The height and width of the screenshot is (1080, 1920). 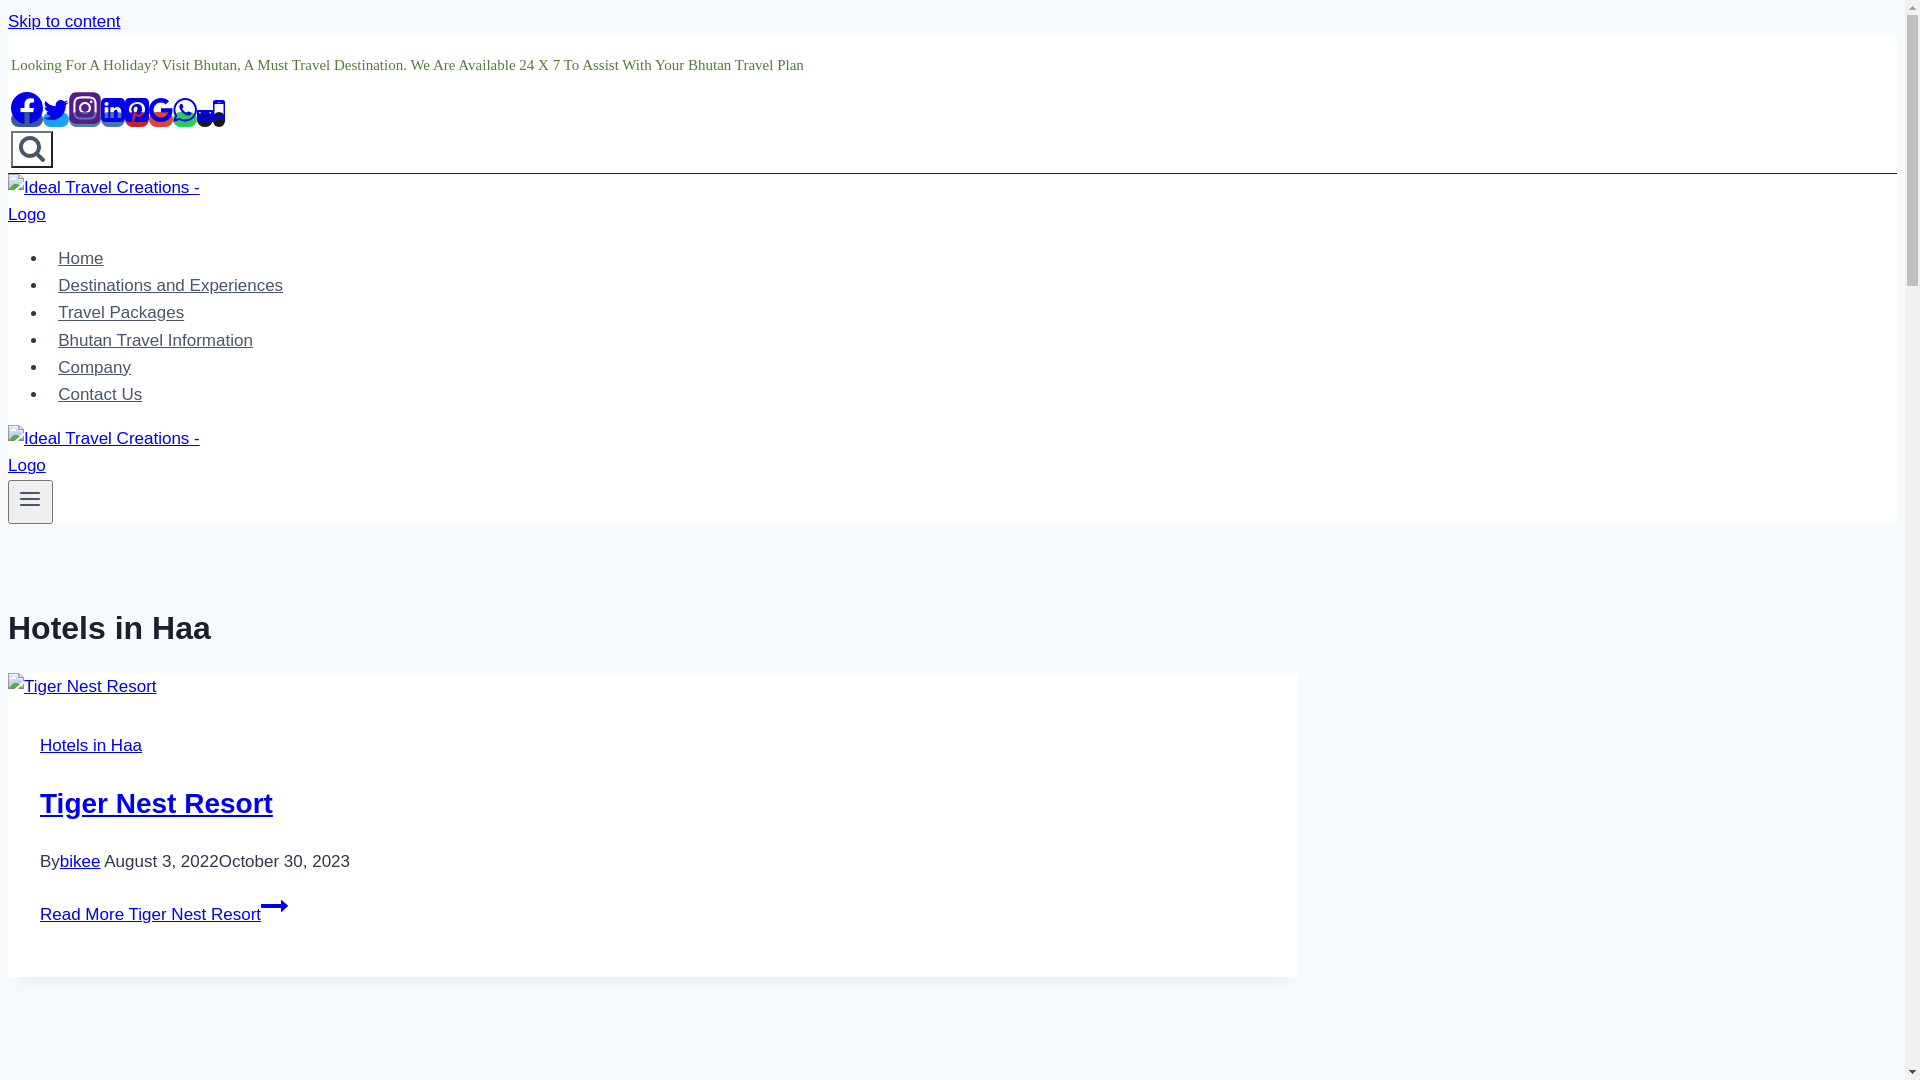 What do you see at coordinates (84, 119) in the screenshot?
I see `'Instagram'` at bounding box center [84, 119].